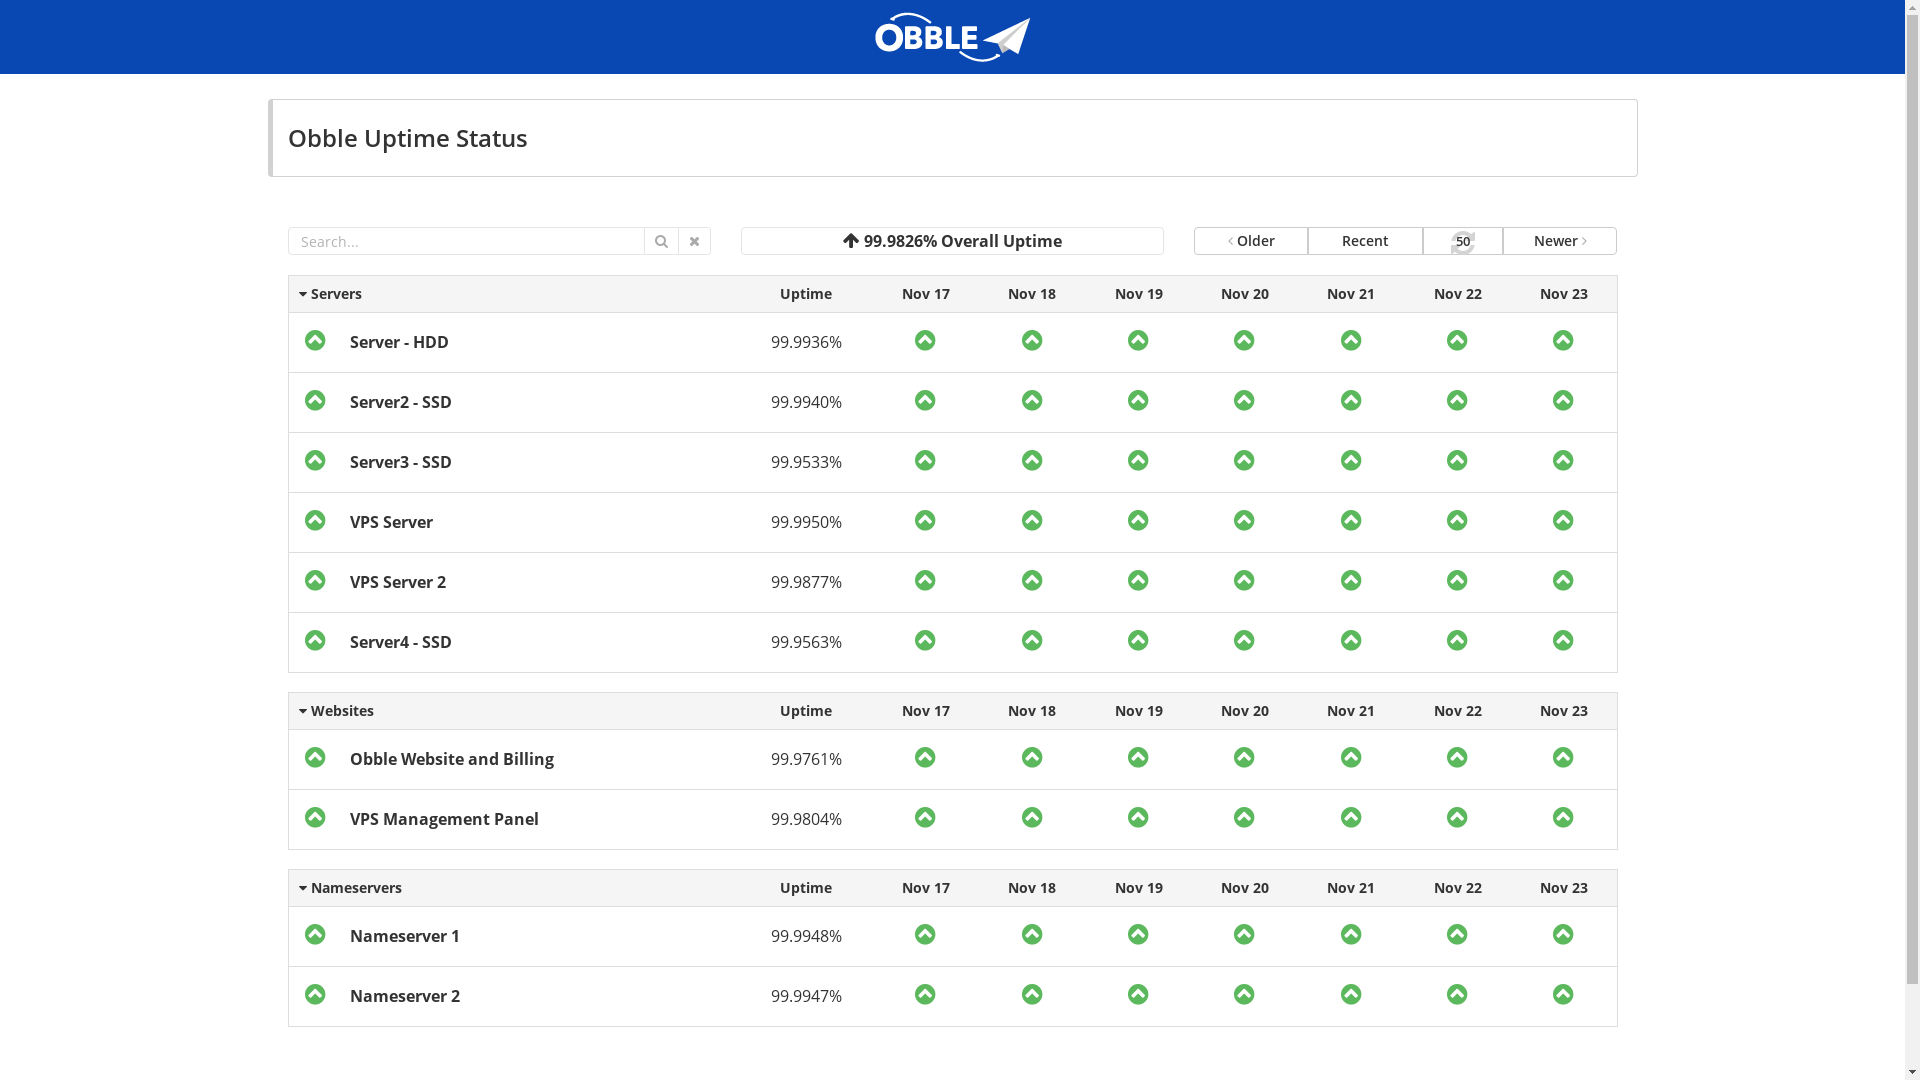 This screenshot has width=1920, height=1080. Describe the element at coordinates (287, 293) in the screenshot. I see `'Servers'` at that location.